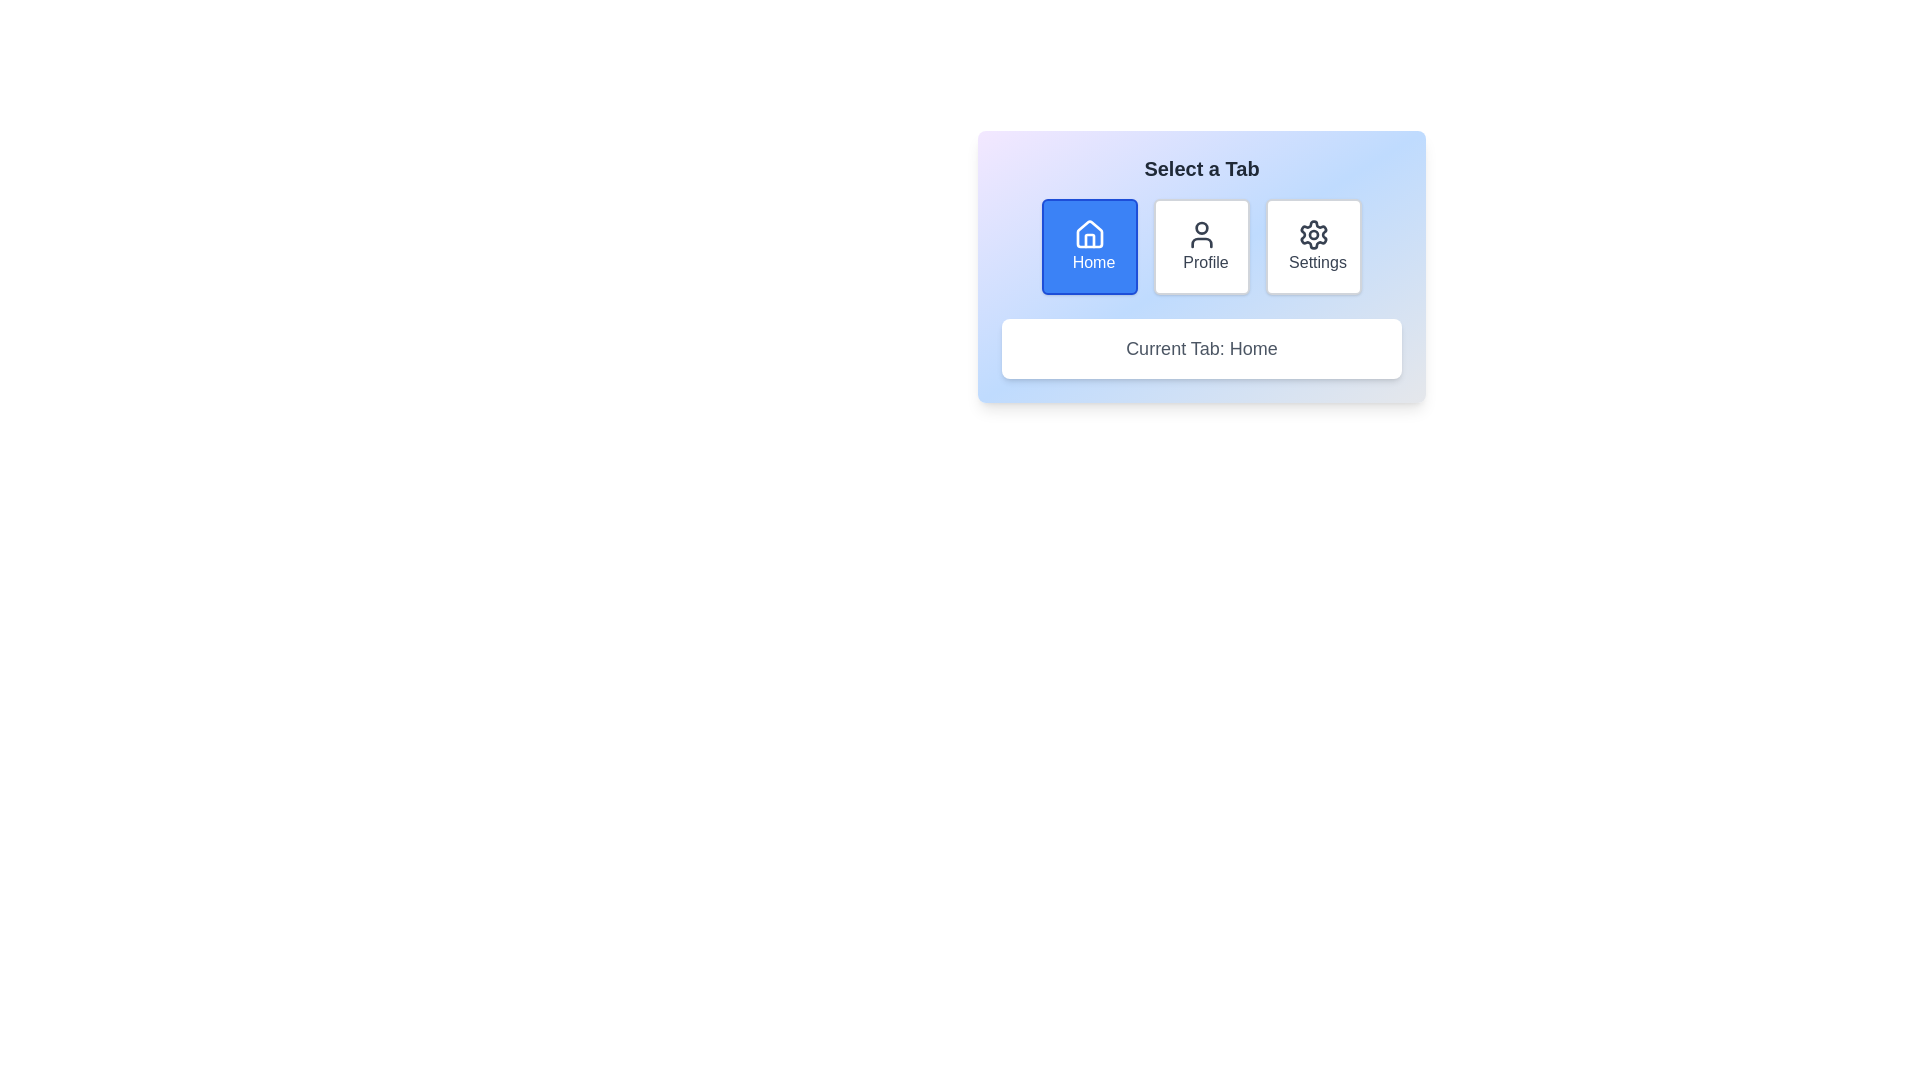  I want to click on the 'Profile' text label that indicates the section identity within the interface, so click(1204, 261).